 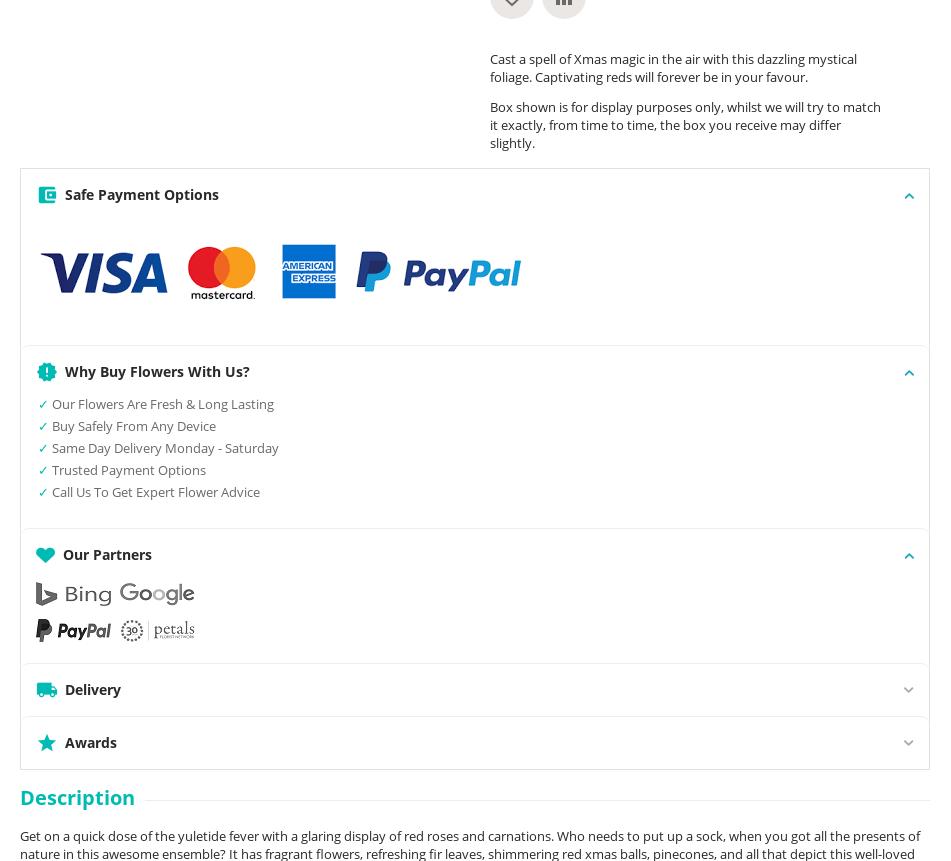 I want to click on 'Description', so click(x=77, y=797).